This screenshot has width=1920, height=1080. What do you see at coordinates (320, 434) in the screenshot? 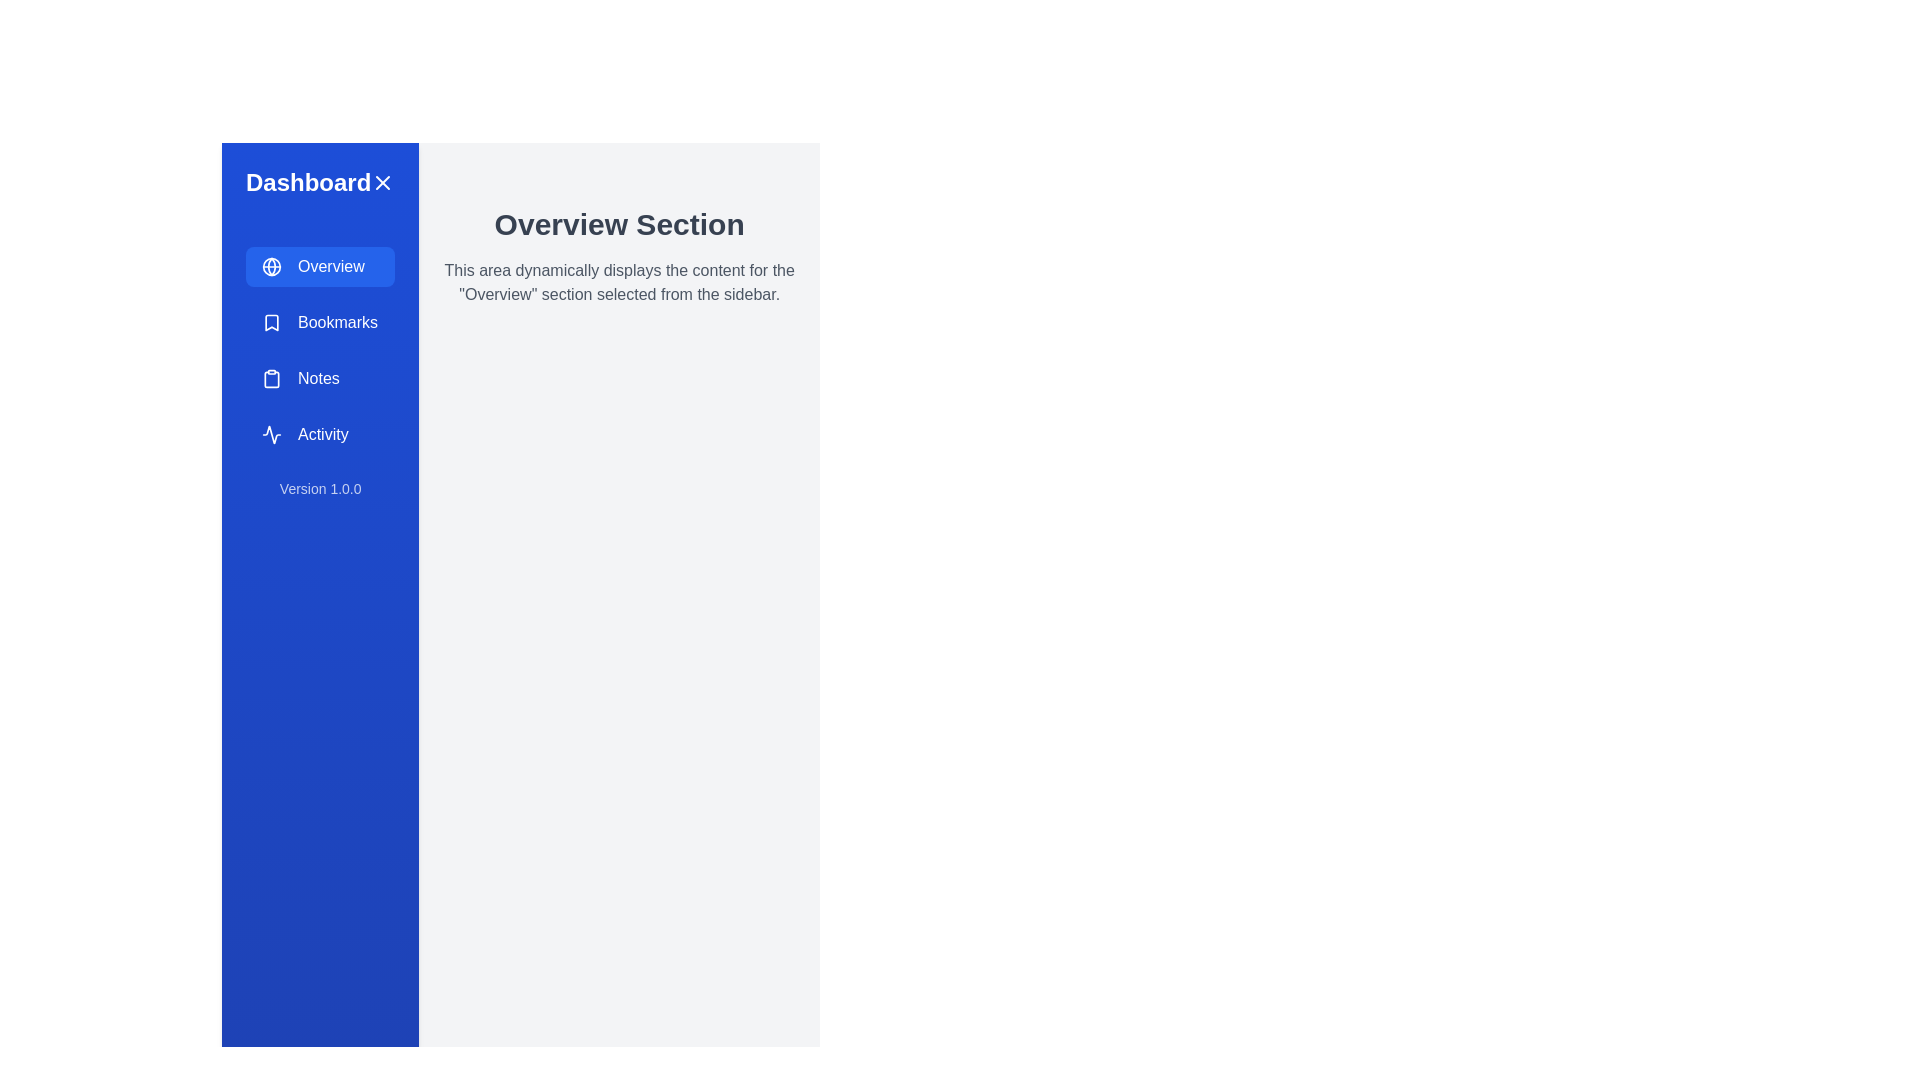
I see `the sidebar navigation option Activity` at bounding box center [320, 434].